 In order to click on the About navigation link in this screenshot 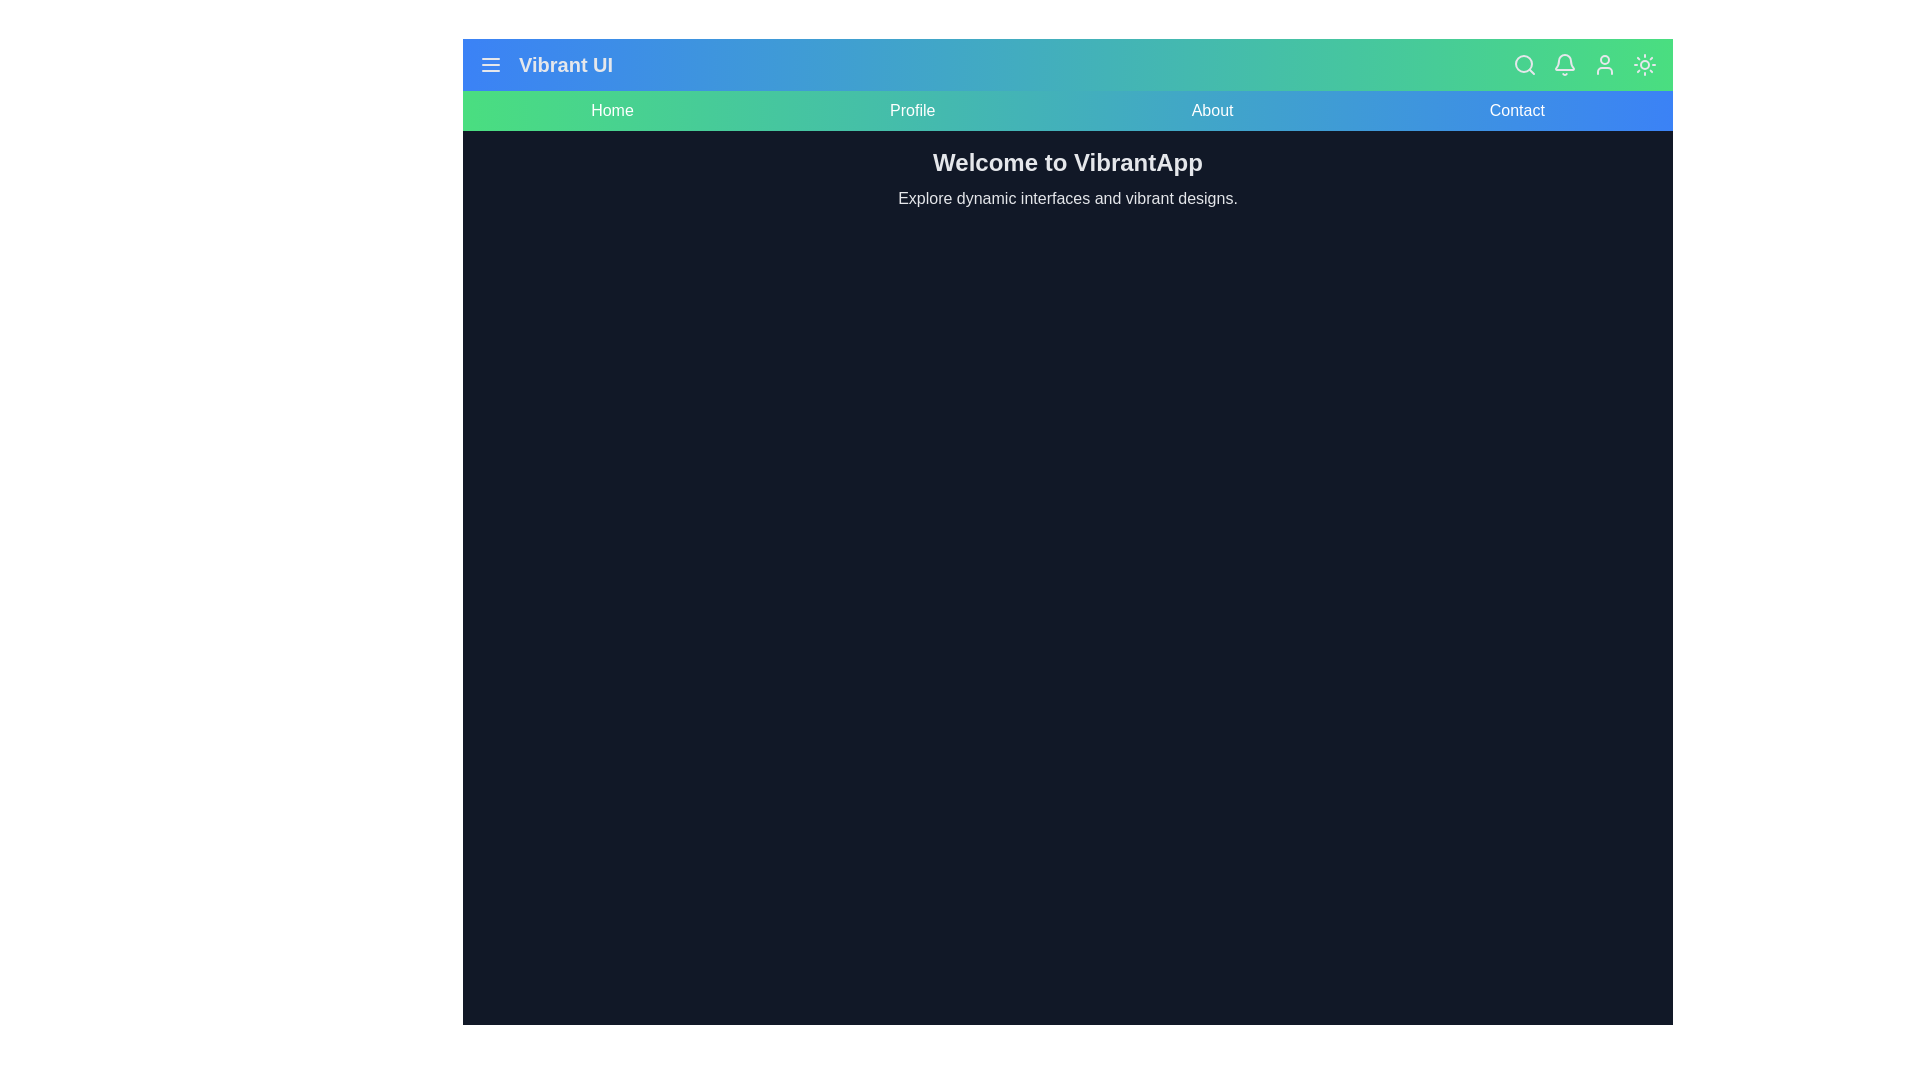, I will do `click(1210, 111)`.